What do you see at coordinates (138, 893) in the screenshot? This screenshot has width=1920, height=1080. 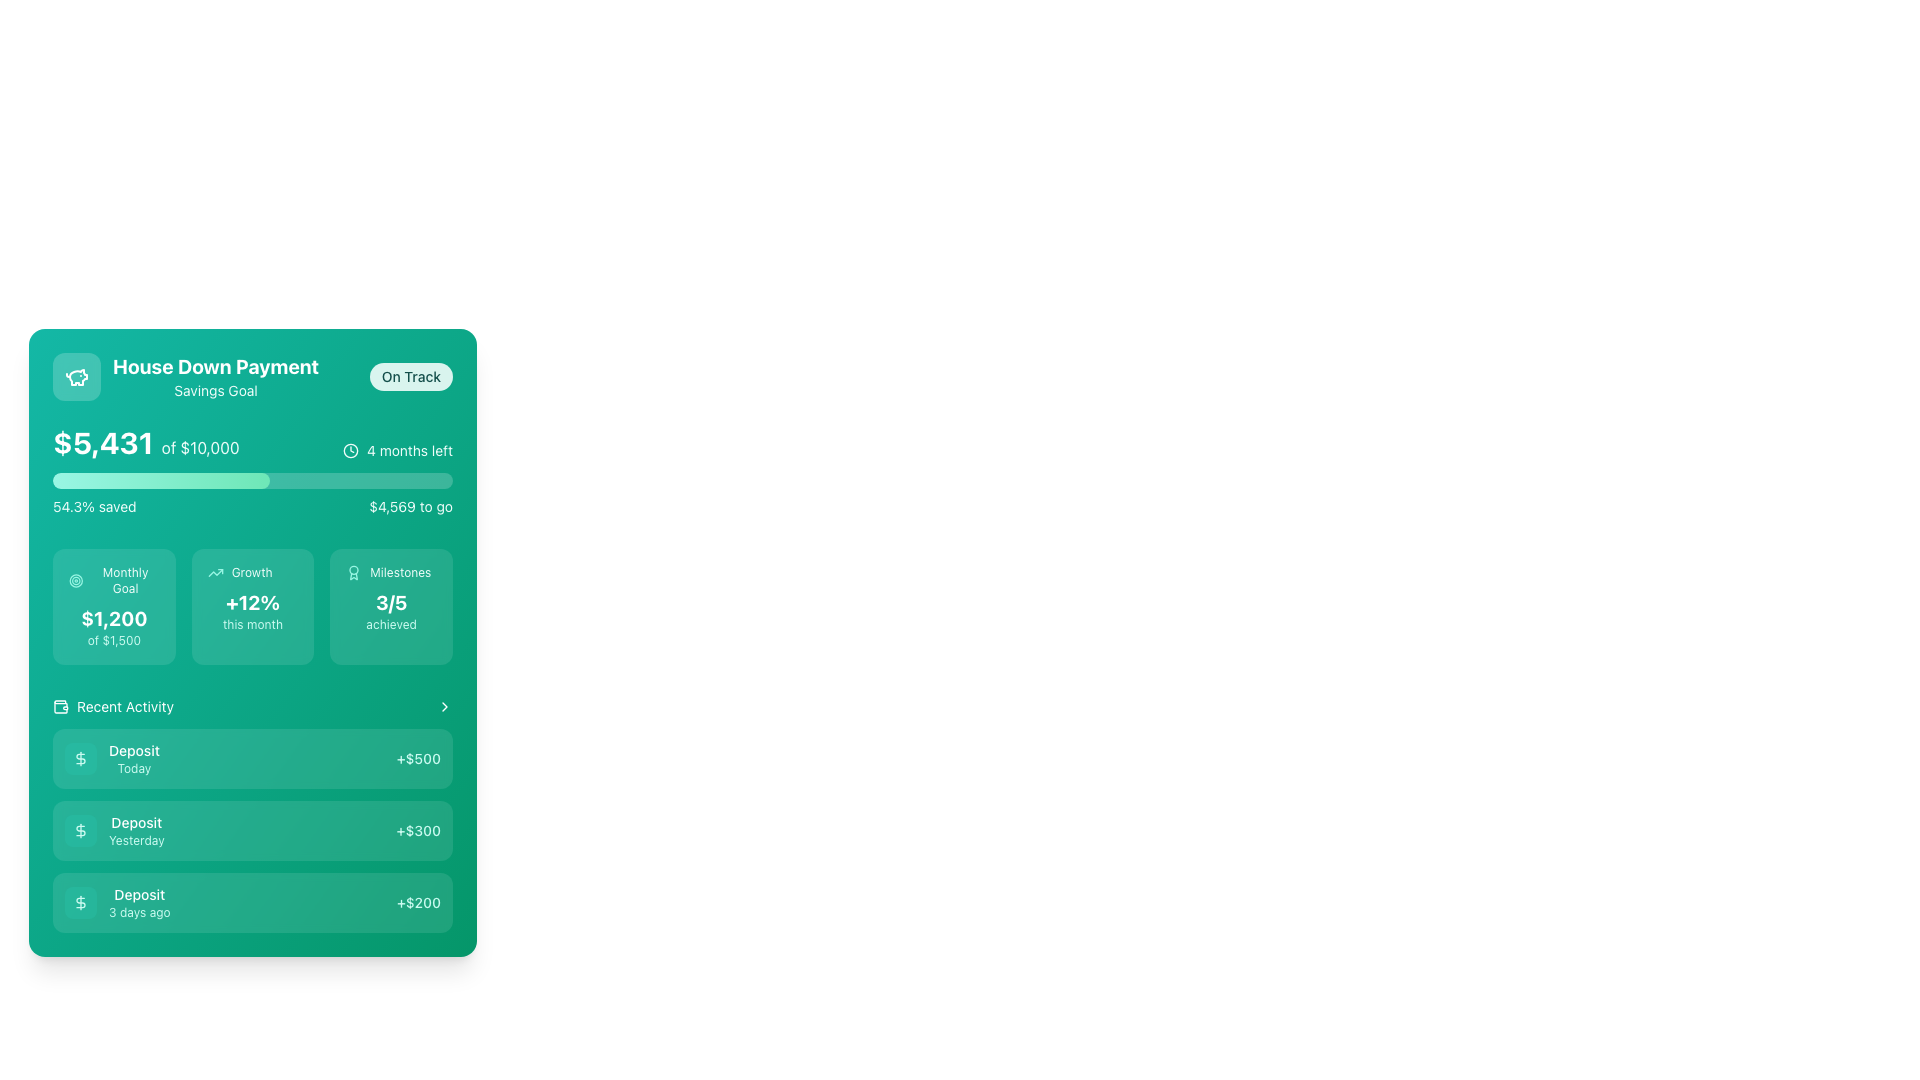 I see `the 'Deposit' text label, which is displayed in white on a teal background, located in the 'Recent Activity' section, above the '3 days ago' text` at bounding box center [138, 893].